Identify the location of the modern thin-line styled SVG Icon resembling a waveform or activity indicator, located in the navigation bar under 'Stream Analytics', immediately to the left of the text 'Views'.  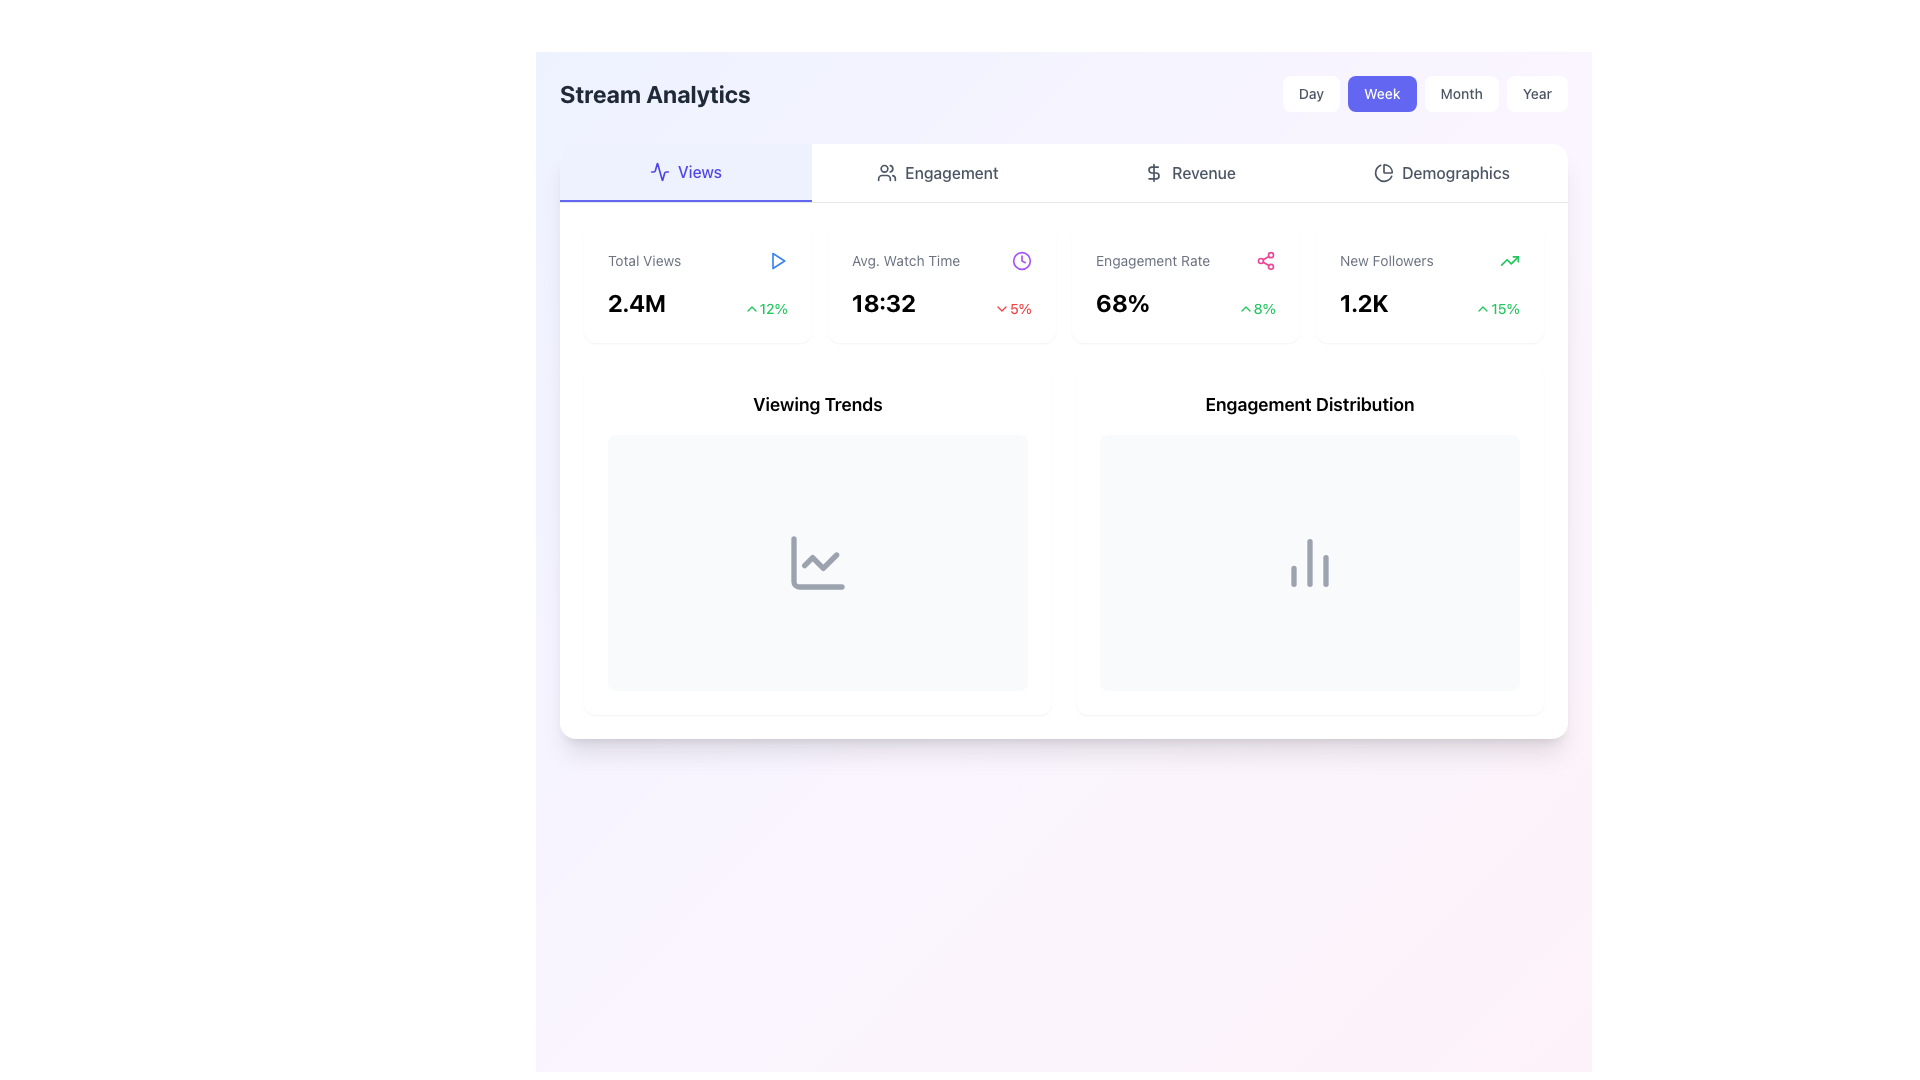
(659, 171).